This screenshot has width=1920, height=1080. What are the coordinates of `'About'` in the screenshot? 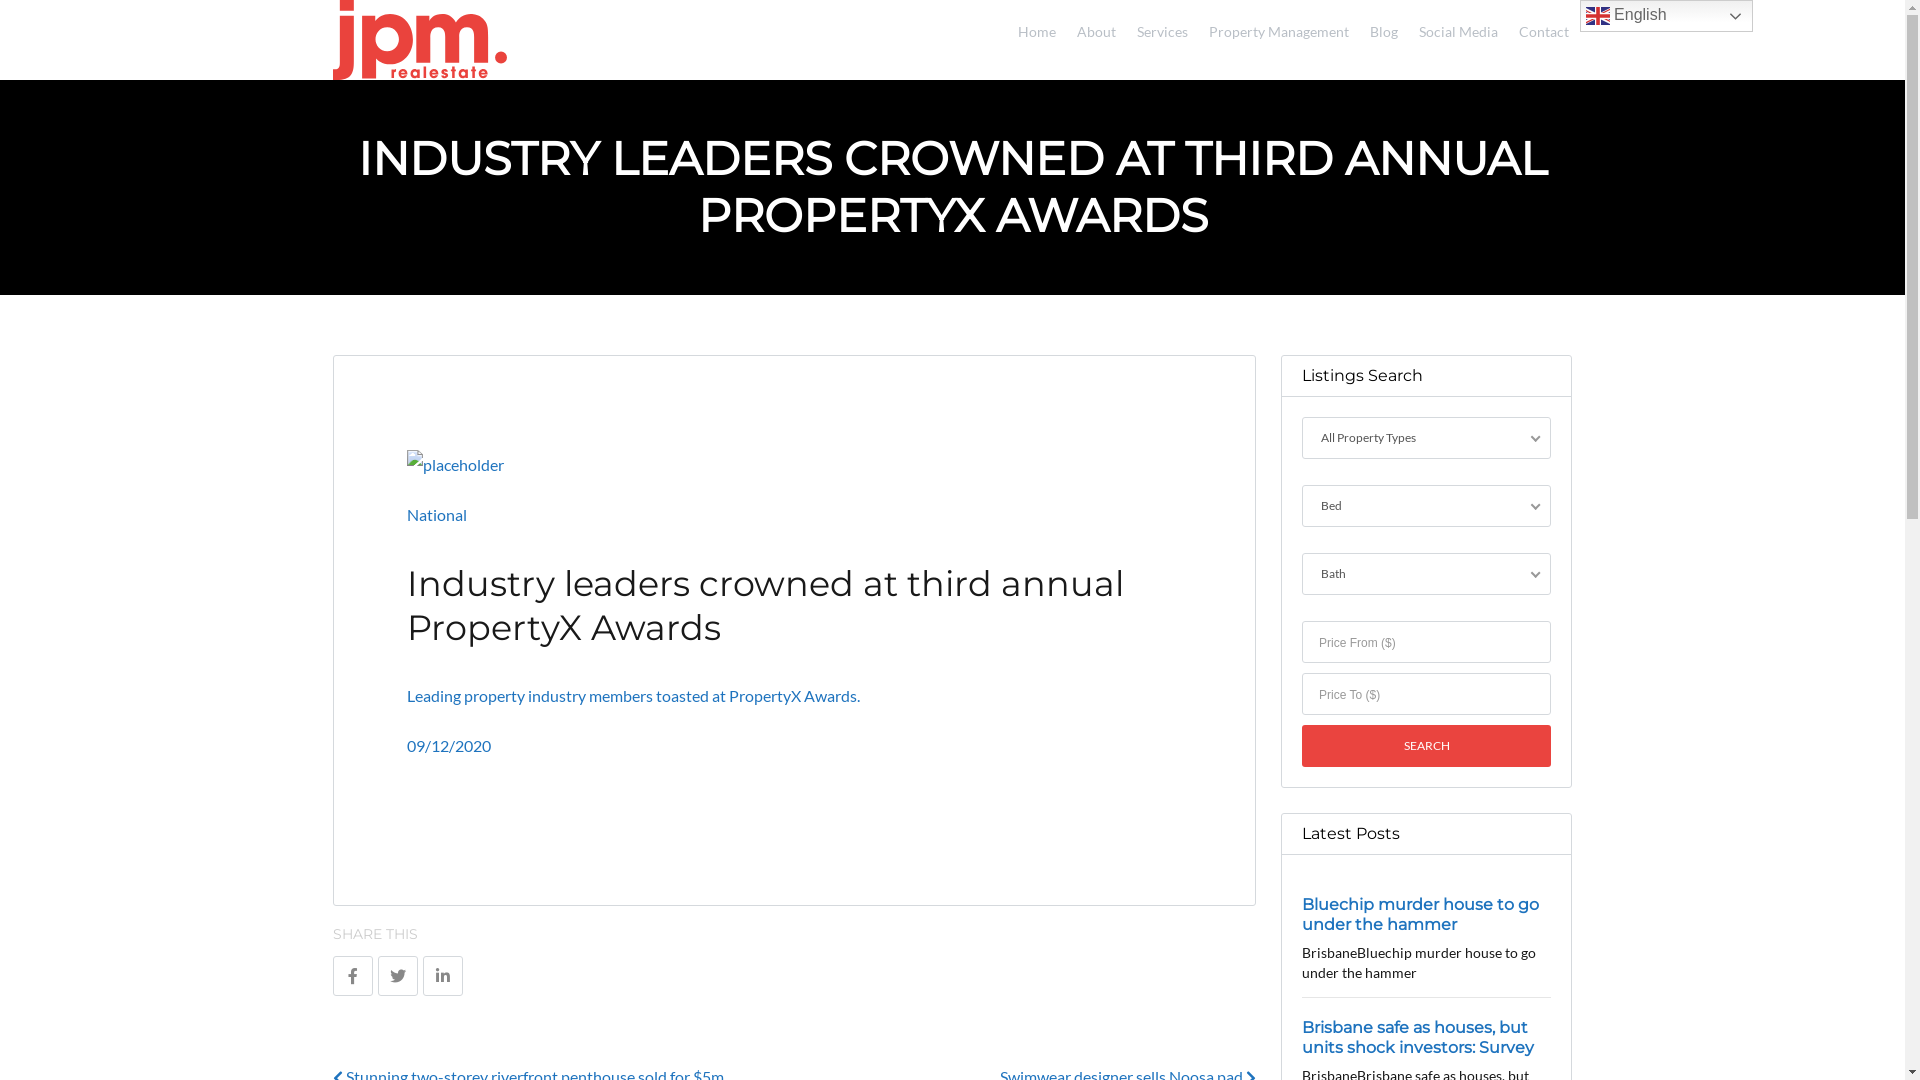 It's located at (1089, 27).